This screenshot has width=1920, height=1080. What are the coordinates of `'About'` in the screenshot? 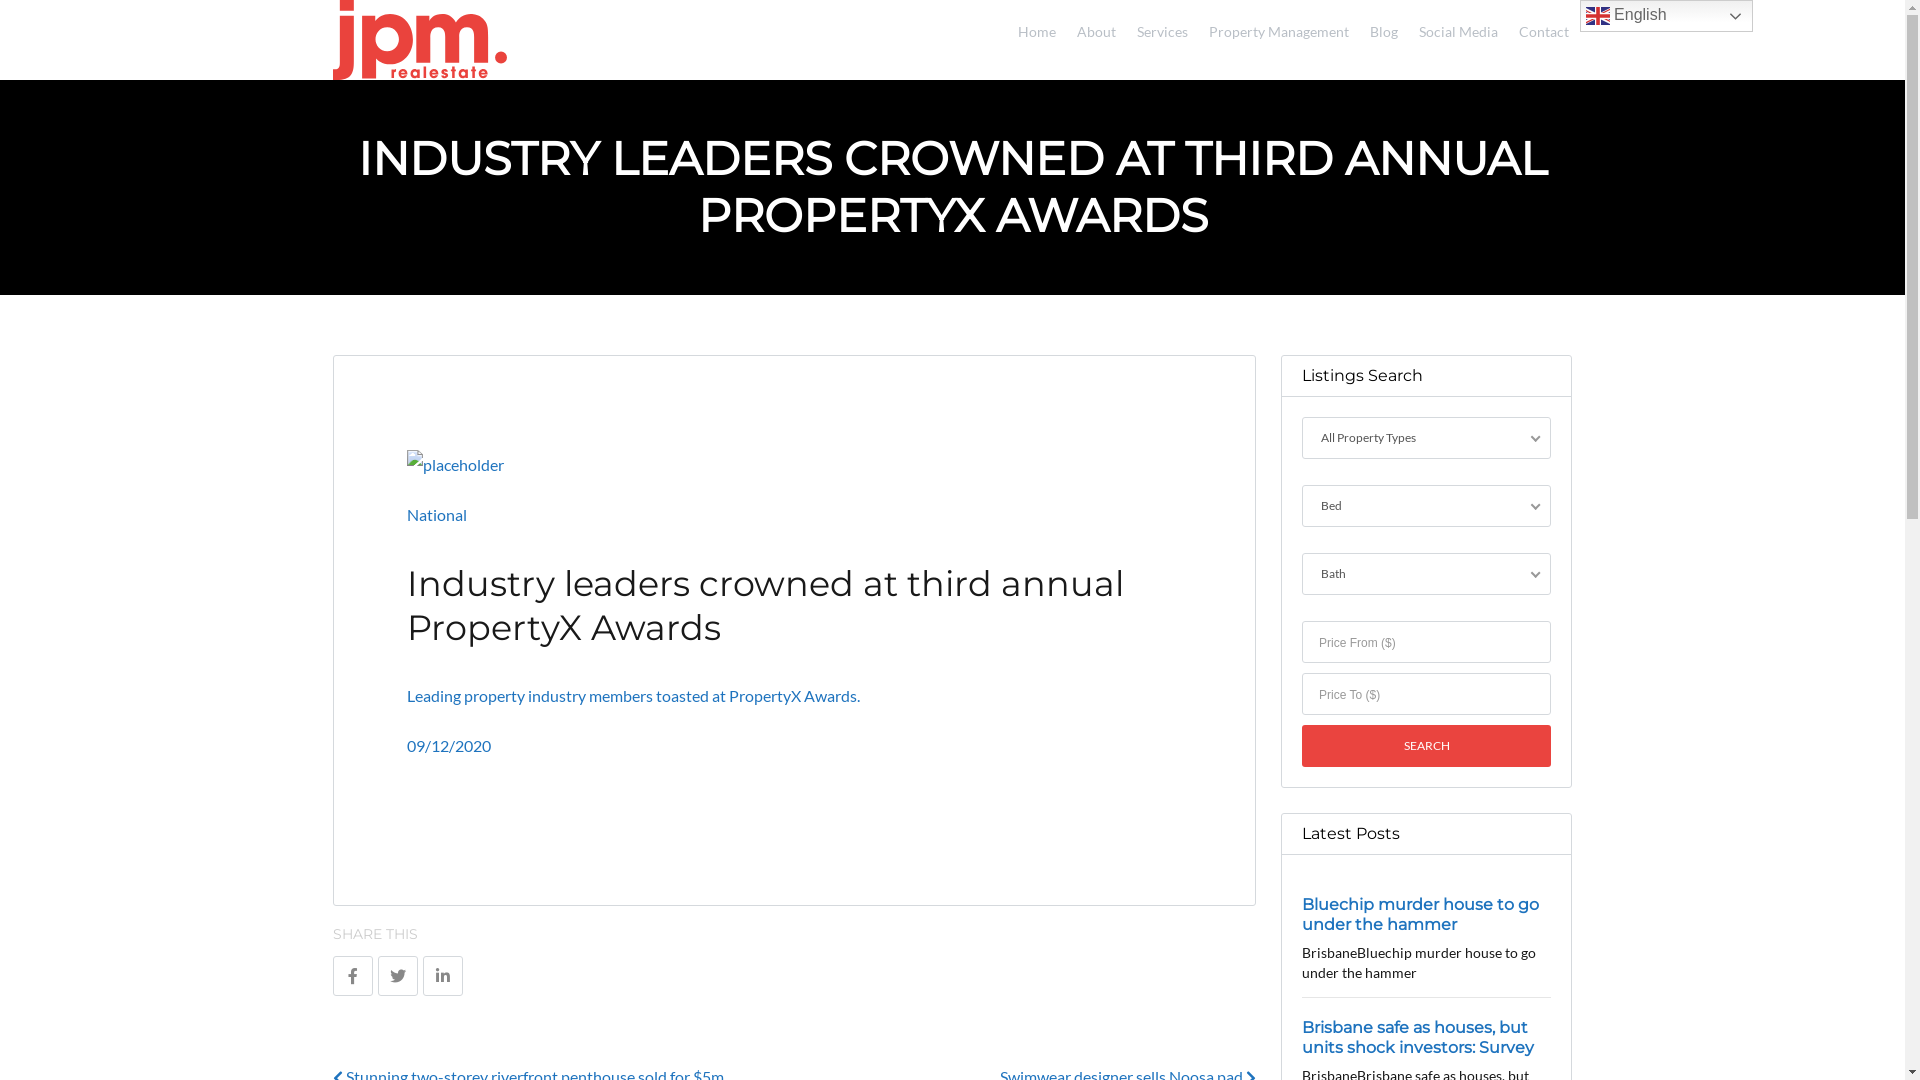 It's located at (1089, 27).